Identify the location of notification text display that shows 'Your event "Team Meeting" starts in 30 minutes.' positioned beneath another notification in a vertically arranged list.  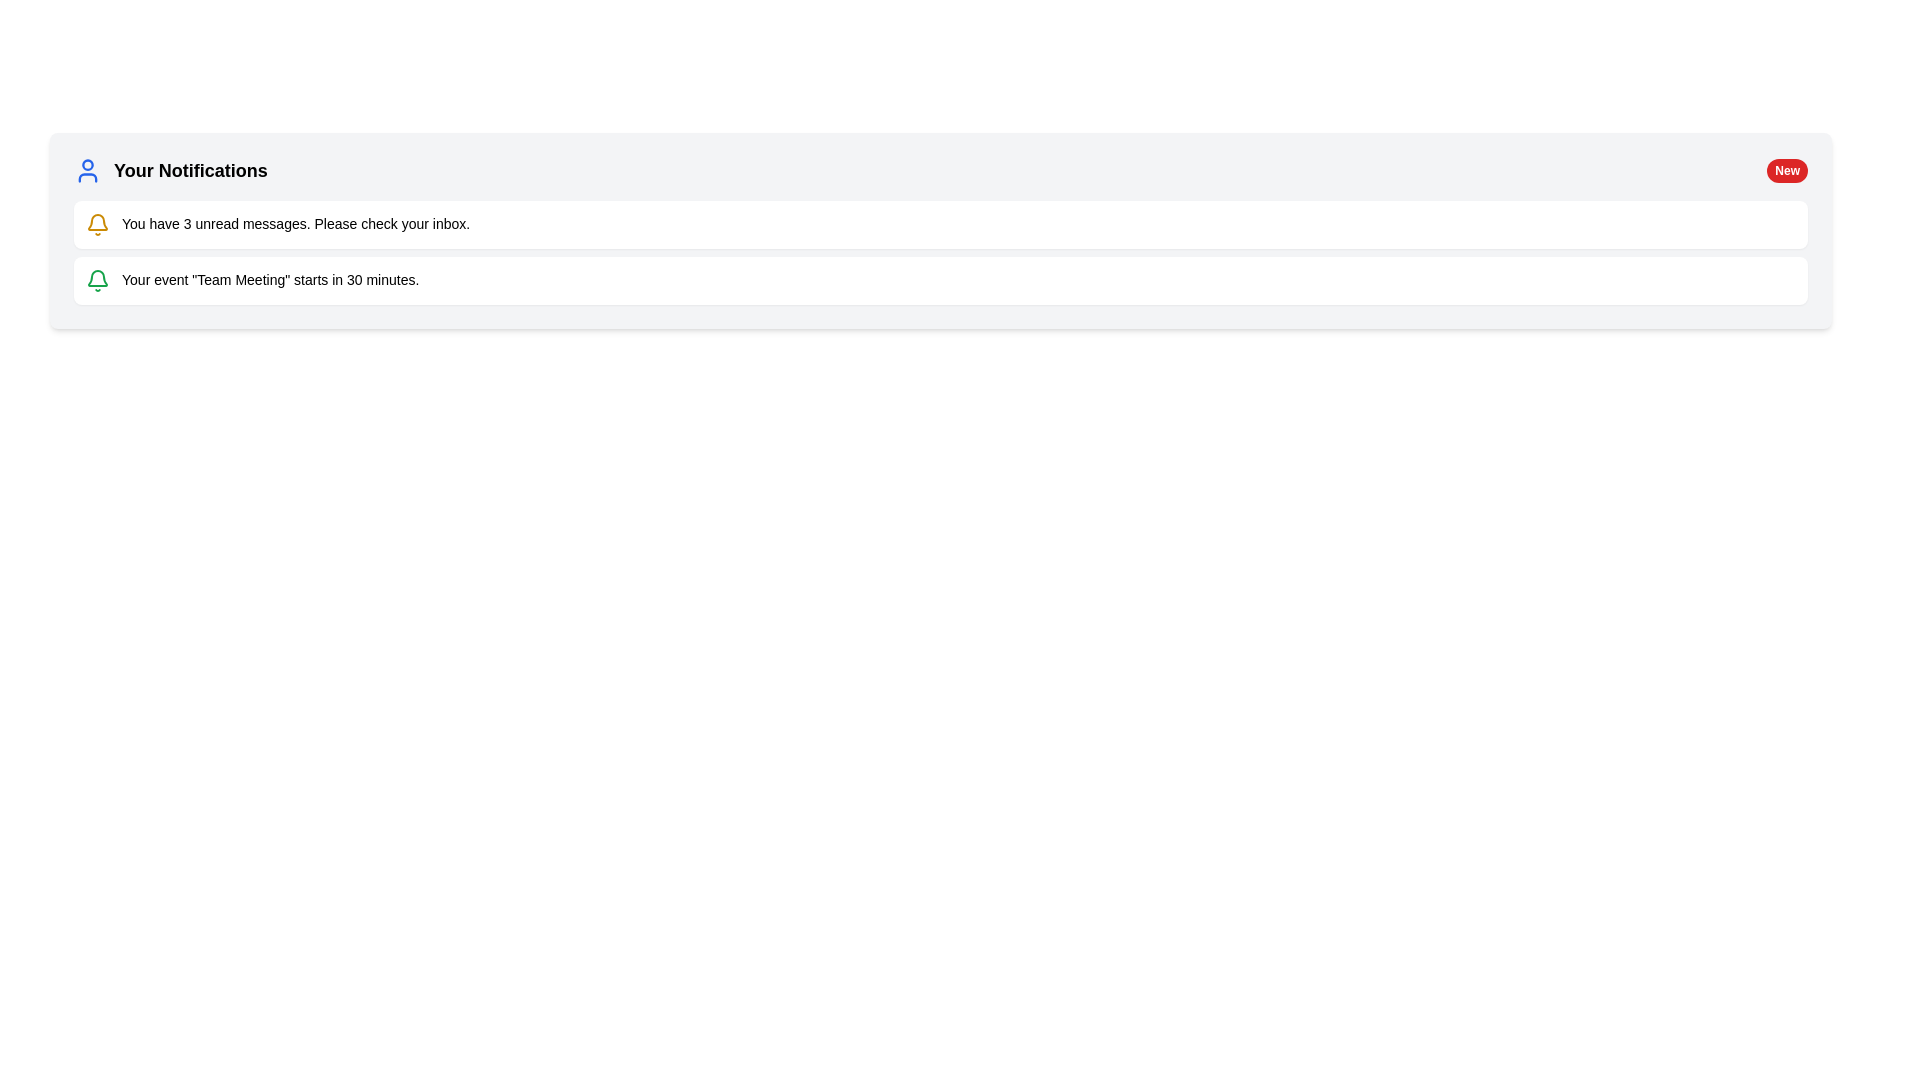
(269, 281).